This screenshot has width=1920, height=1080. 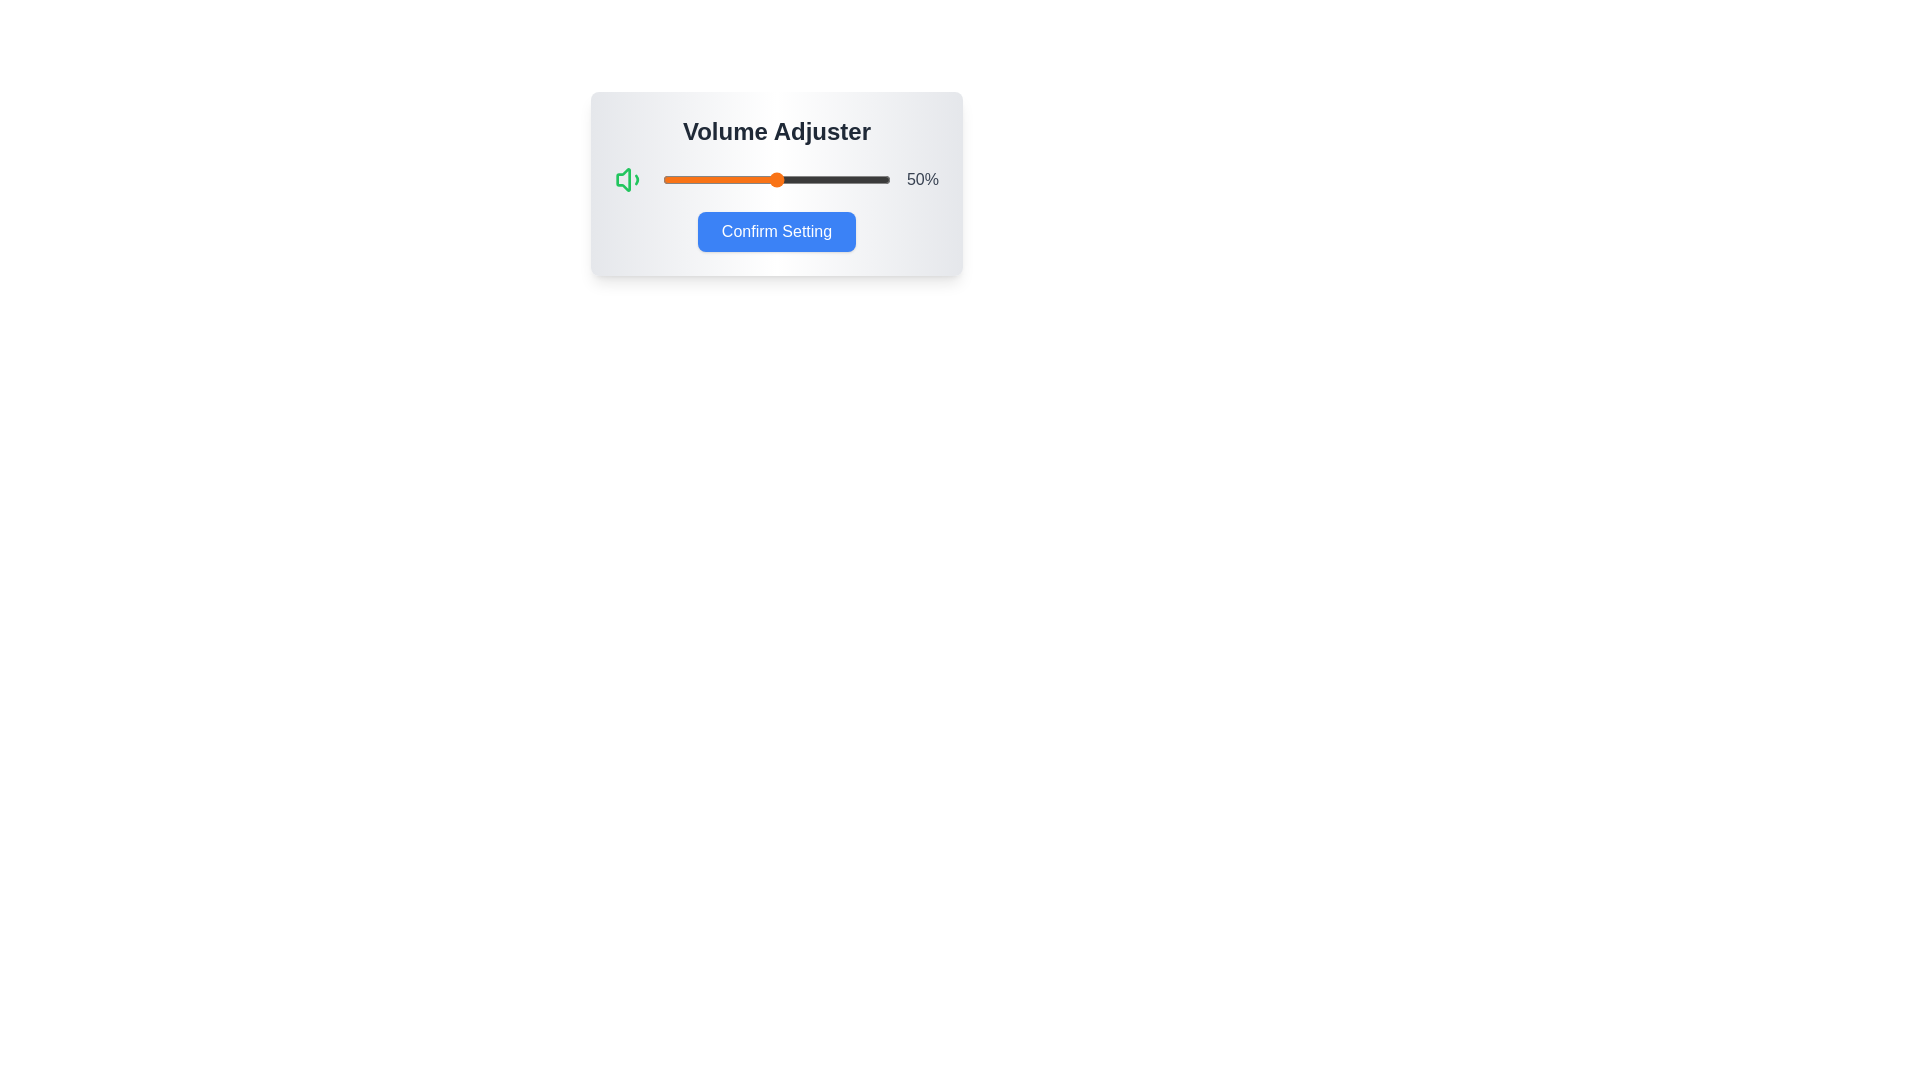 What do you see at coordinates (629, 180) in the screenshot?
I see `the volume icon to inspect its state` at bounding box center [629, 180].